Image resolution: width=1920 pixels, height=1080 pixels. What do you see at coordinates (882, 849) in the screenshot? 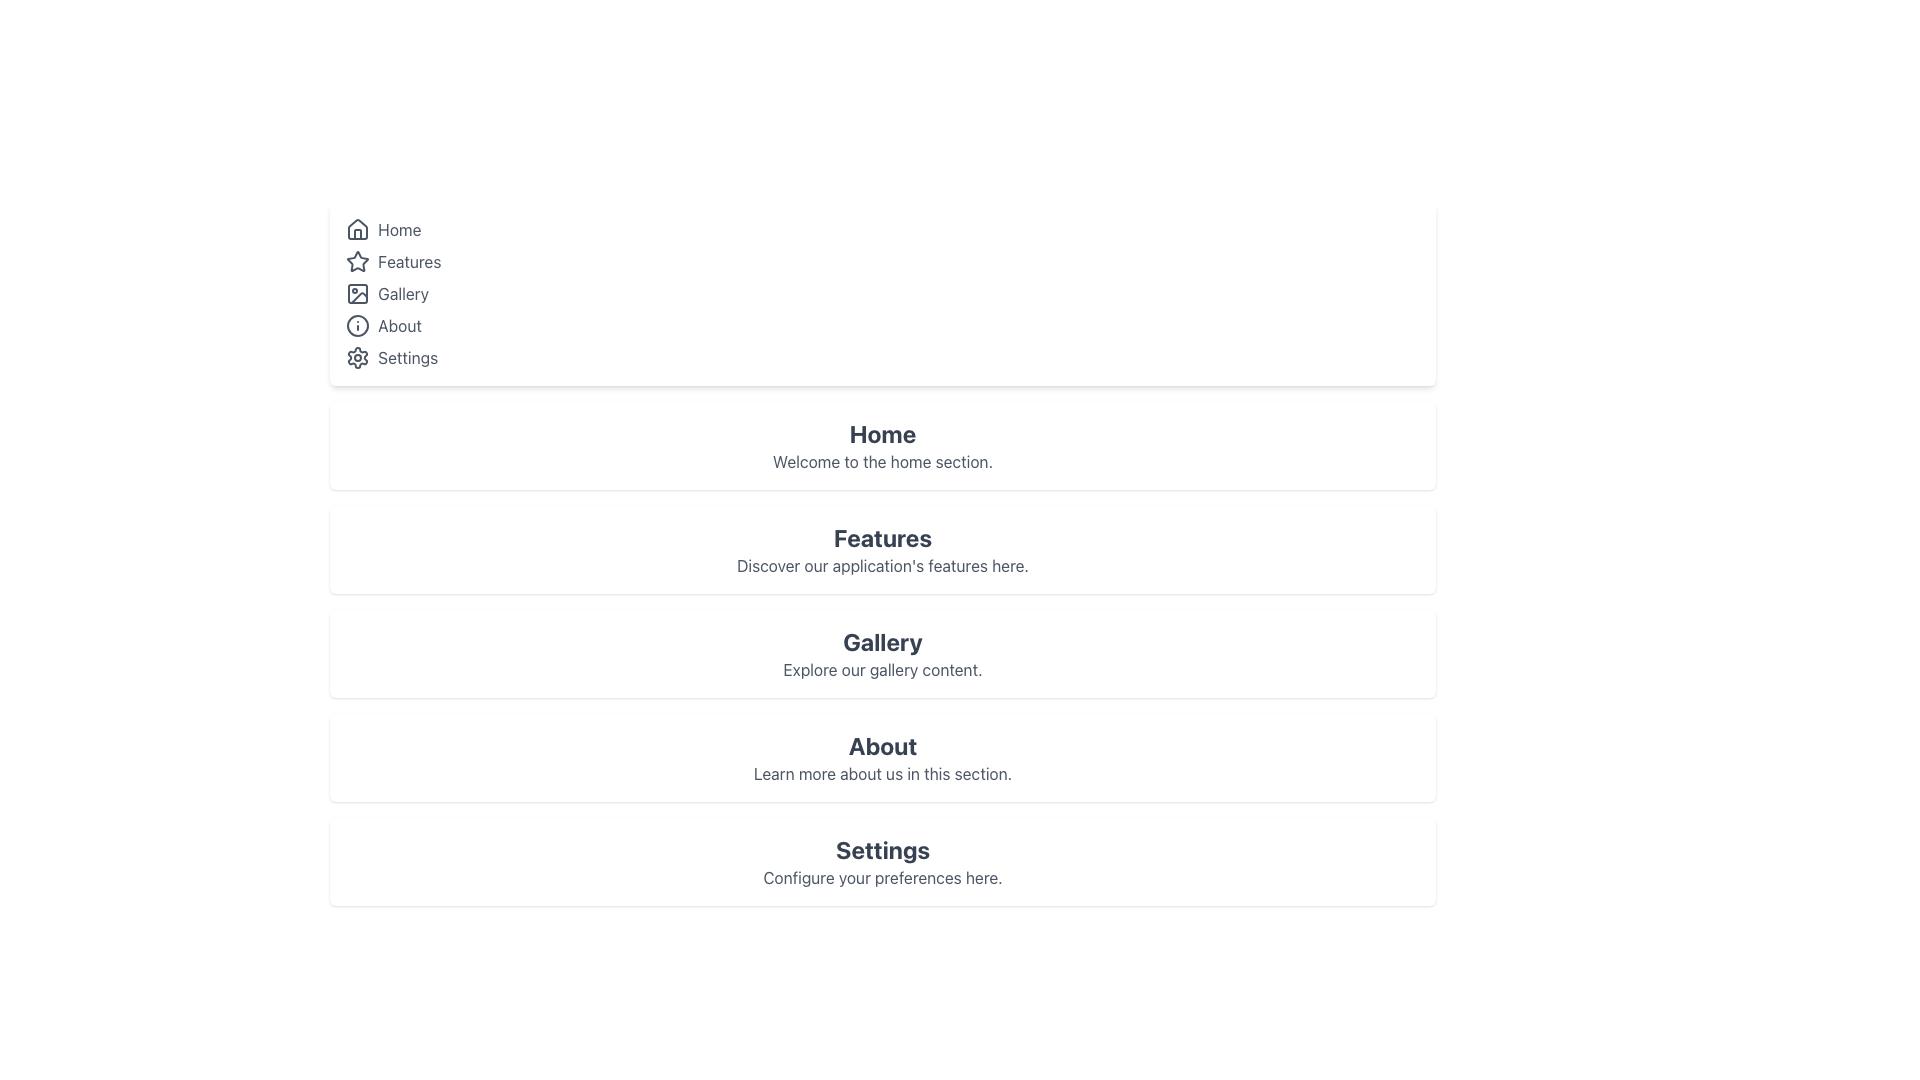
I see `the 'Settings' text label, which is styled in bold, 2XL font size and gray color (#4a4a4a), located in the lower section of the interface` at bounding box center [882, 849].